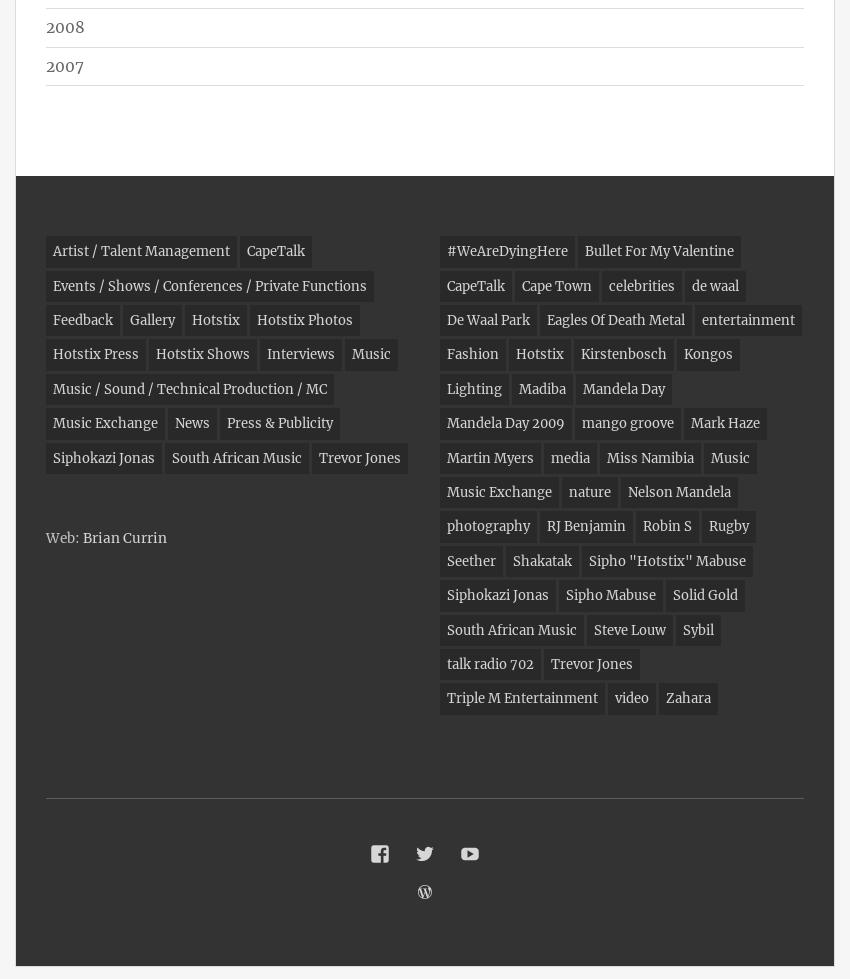 This screenshot has width=850, height=979. I want to click on 'Hotstix Shows', so click(201, 354).